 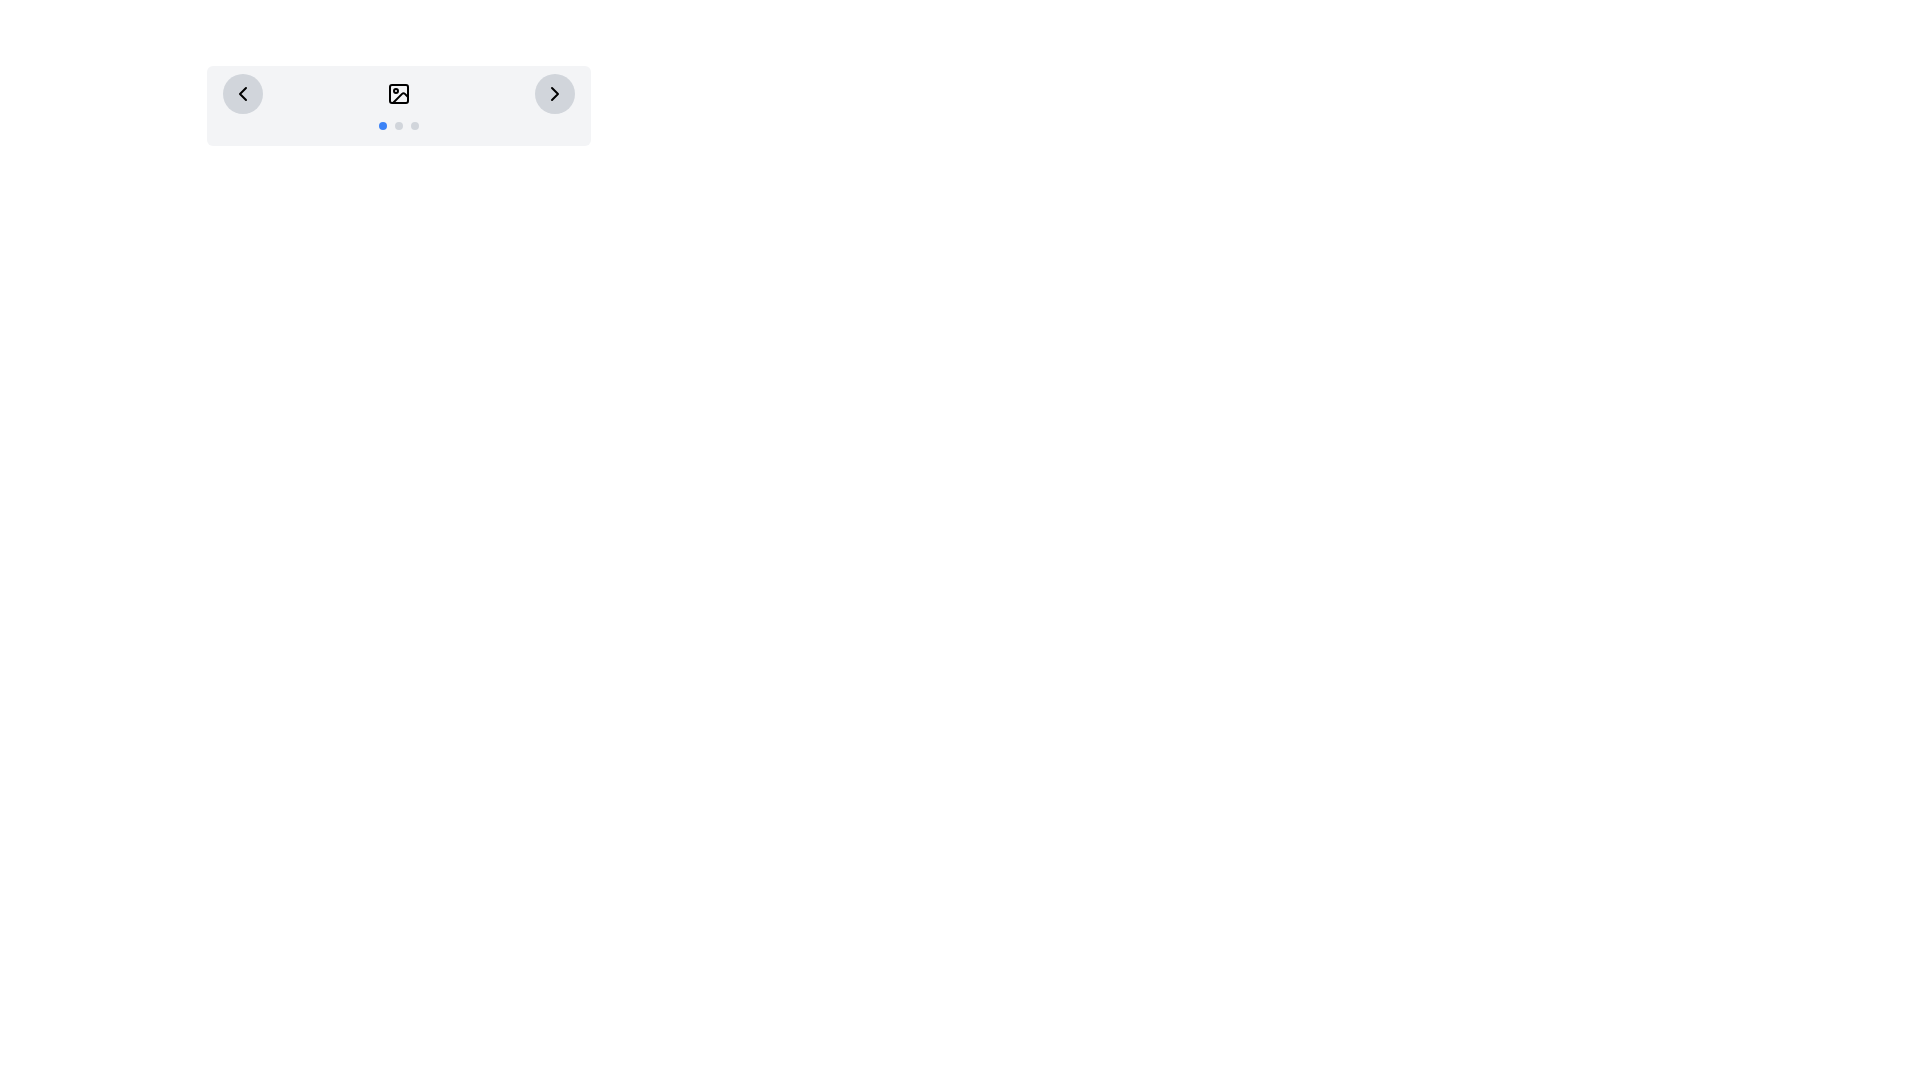 I want to click on the circular button with a light gray background and a right-pointing chevron icon, so click(x=554, y=93).